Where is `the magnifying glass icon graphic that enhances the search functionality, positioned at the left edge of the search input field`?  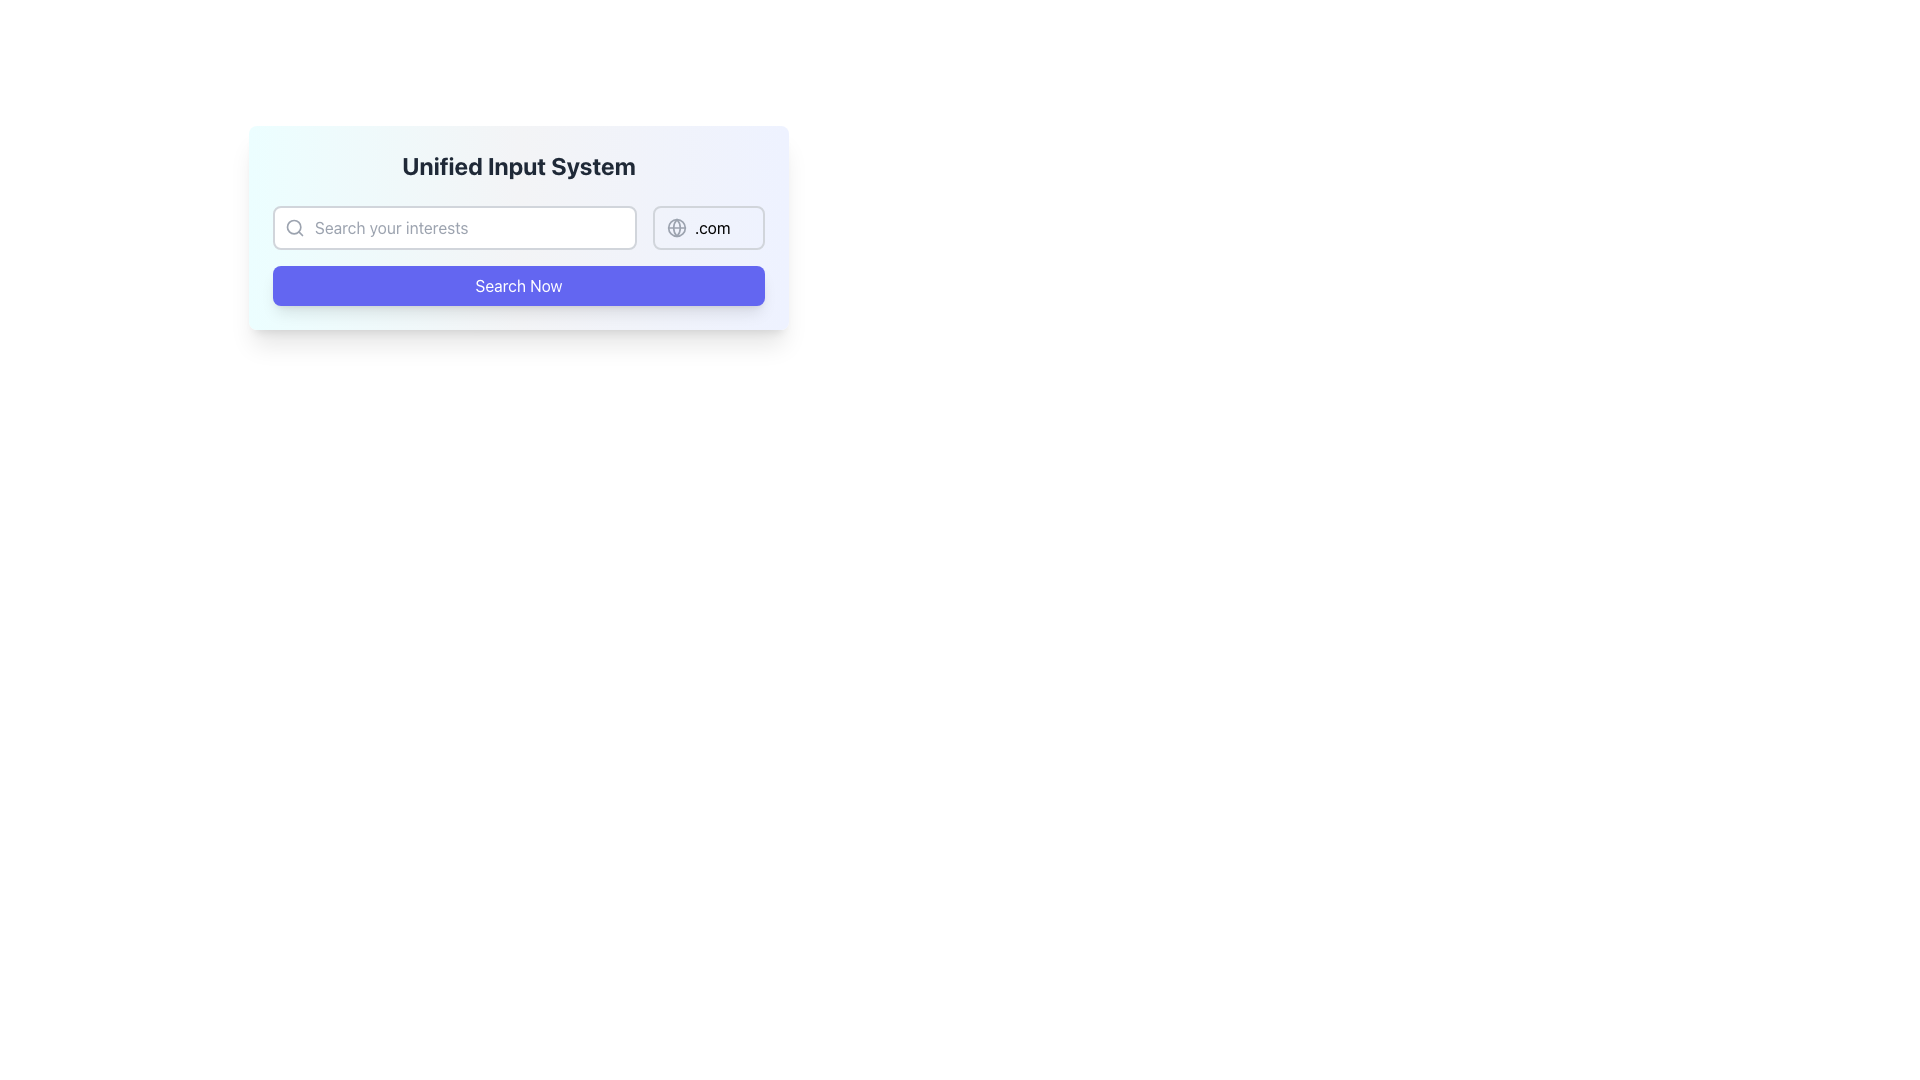 the magnifying glass icon graphic that enhances the search functionality, positioned at the left edge of the search input field is located at coordinates (293, 226).